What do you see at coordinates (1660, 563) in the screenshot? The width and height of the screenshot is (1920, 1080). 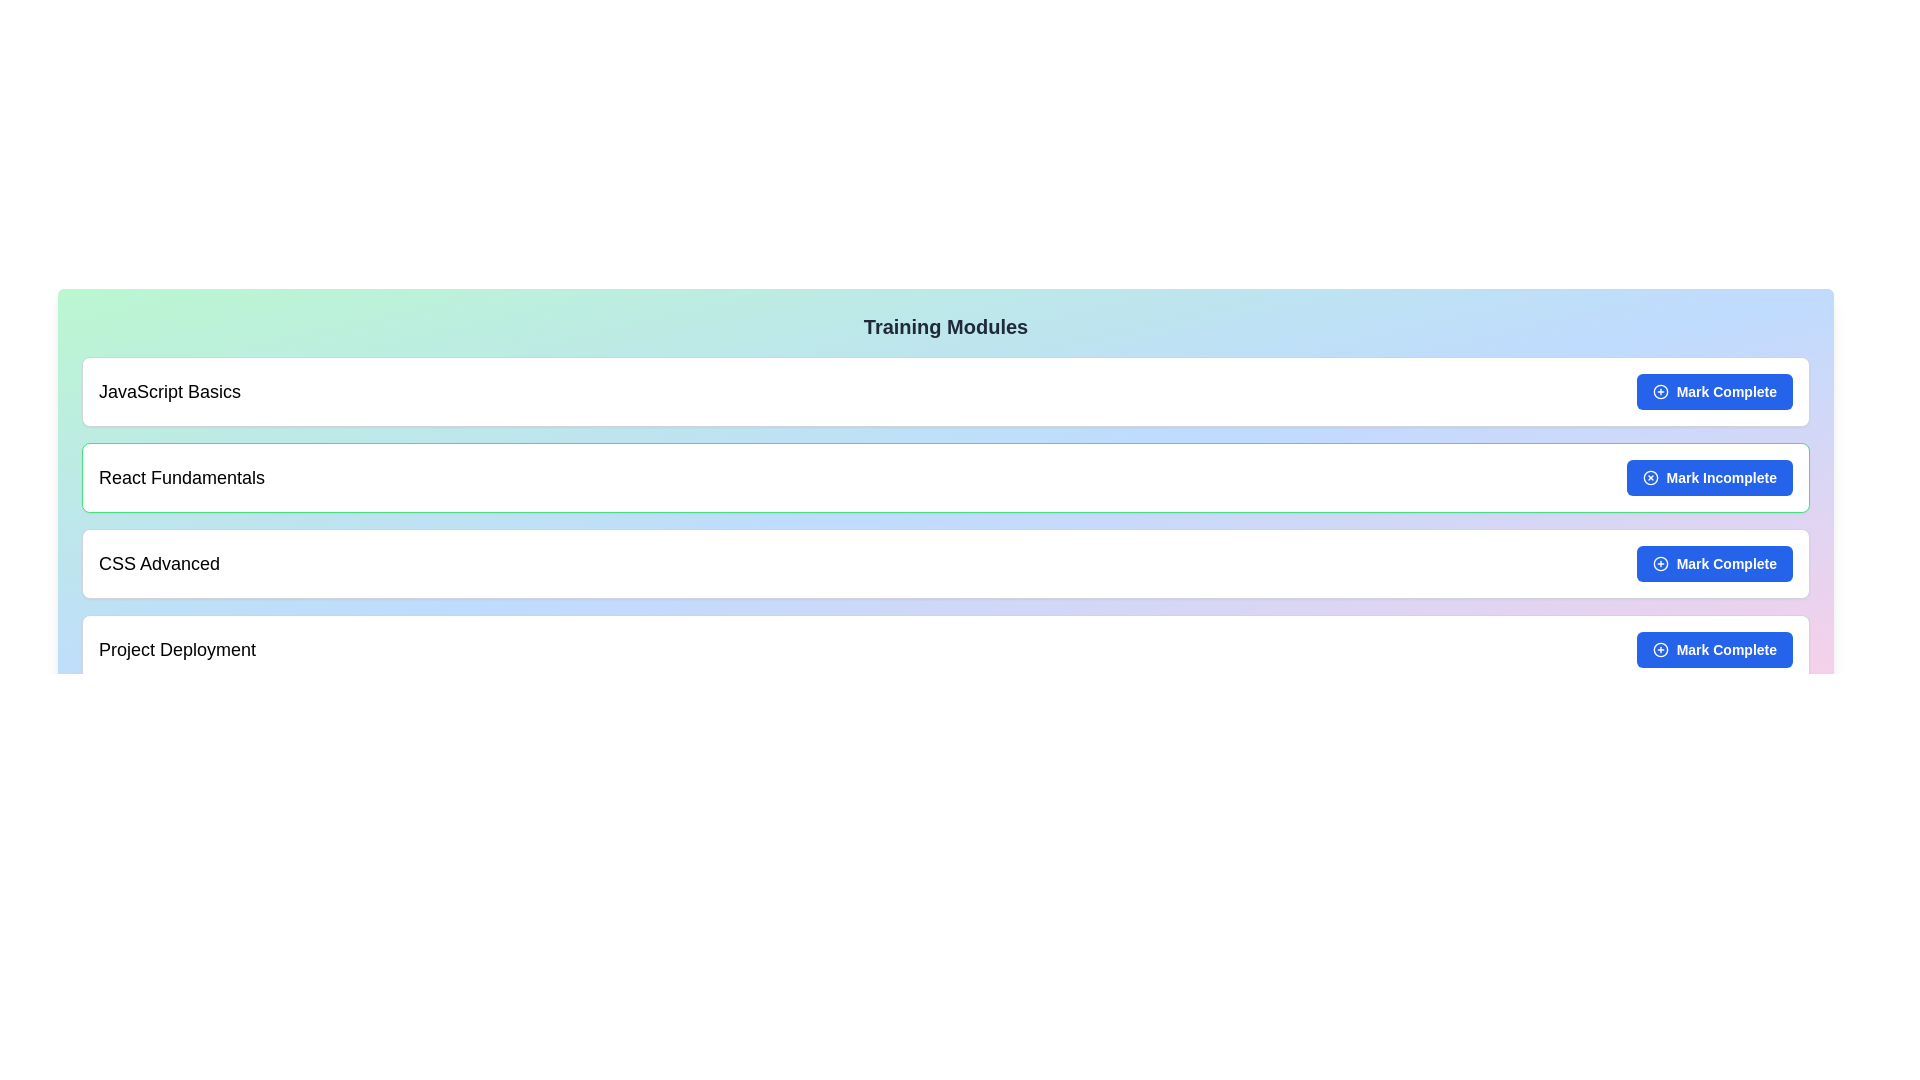 I see `the icon located on the right side of the 'Mark Complete' button, which is part of the third item in the list, to interact with the feature` at bounding box center [1660, 563].